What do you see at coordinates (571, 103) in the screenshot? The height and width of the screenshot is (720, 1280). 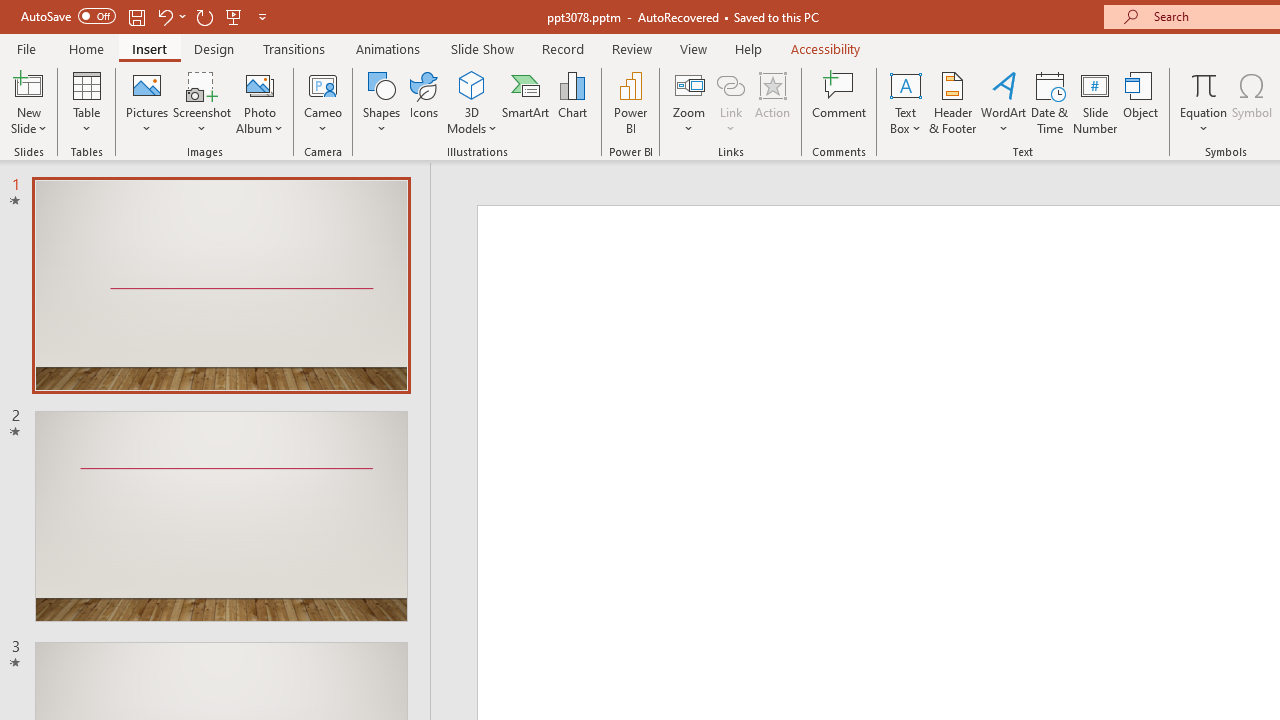 I see `'Chart...'` at bounding box center [571, 103].